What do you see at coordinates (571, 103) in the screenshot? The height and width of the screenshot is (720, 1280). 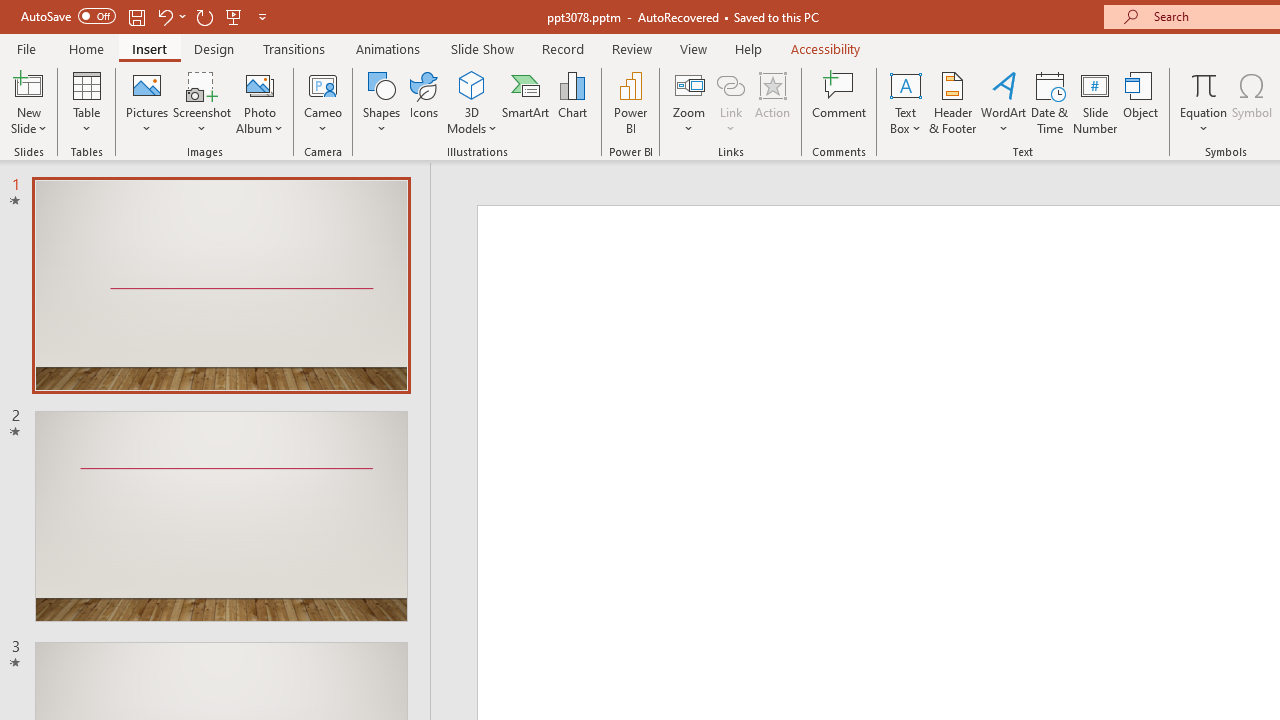 I see `'Chart...'` at bounding box center [571, 103].